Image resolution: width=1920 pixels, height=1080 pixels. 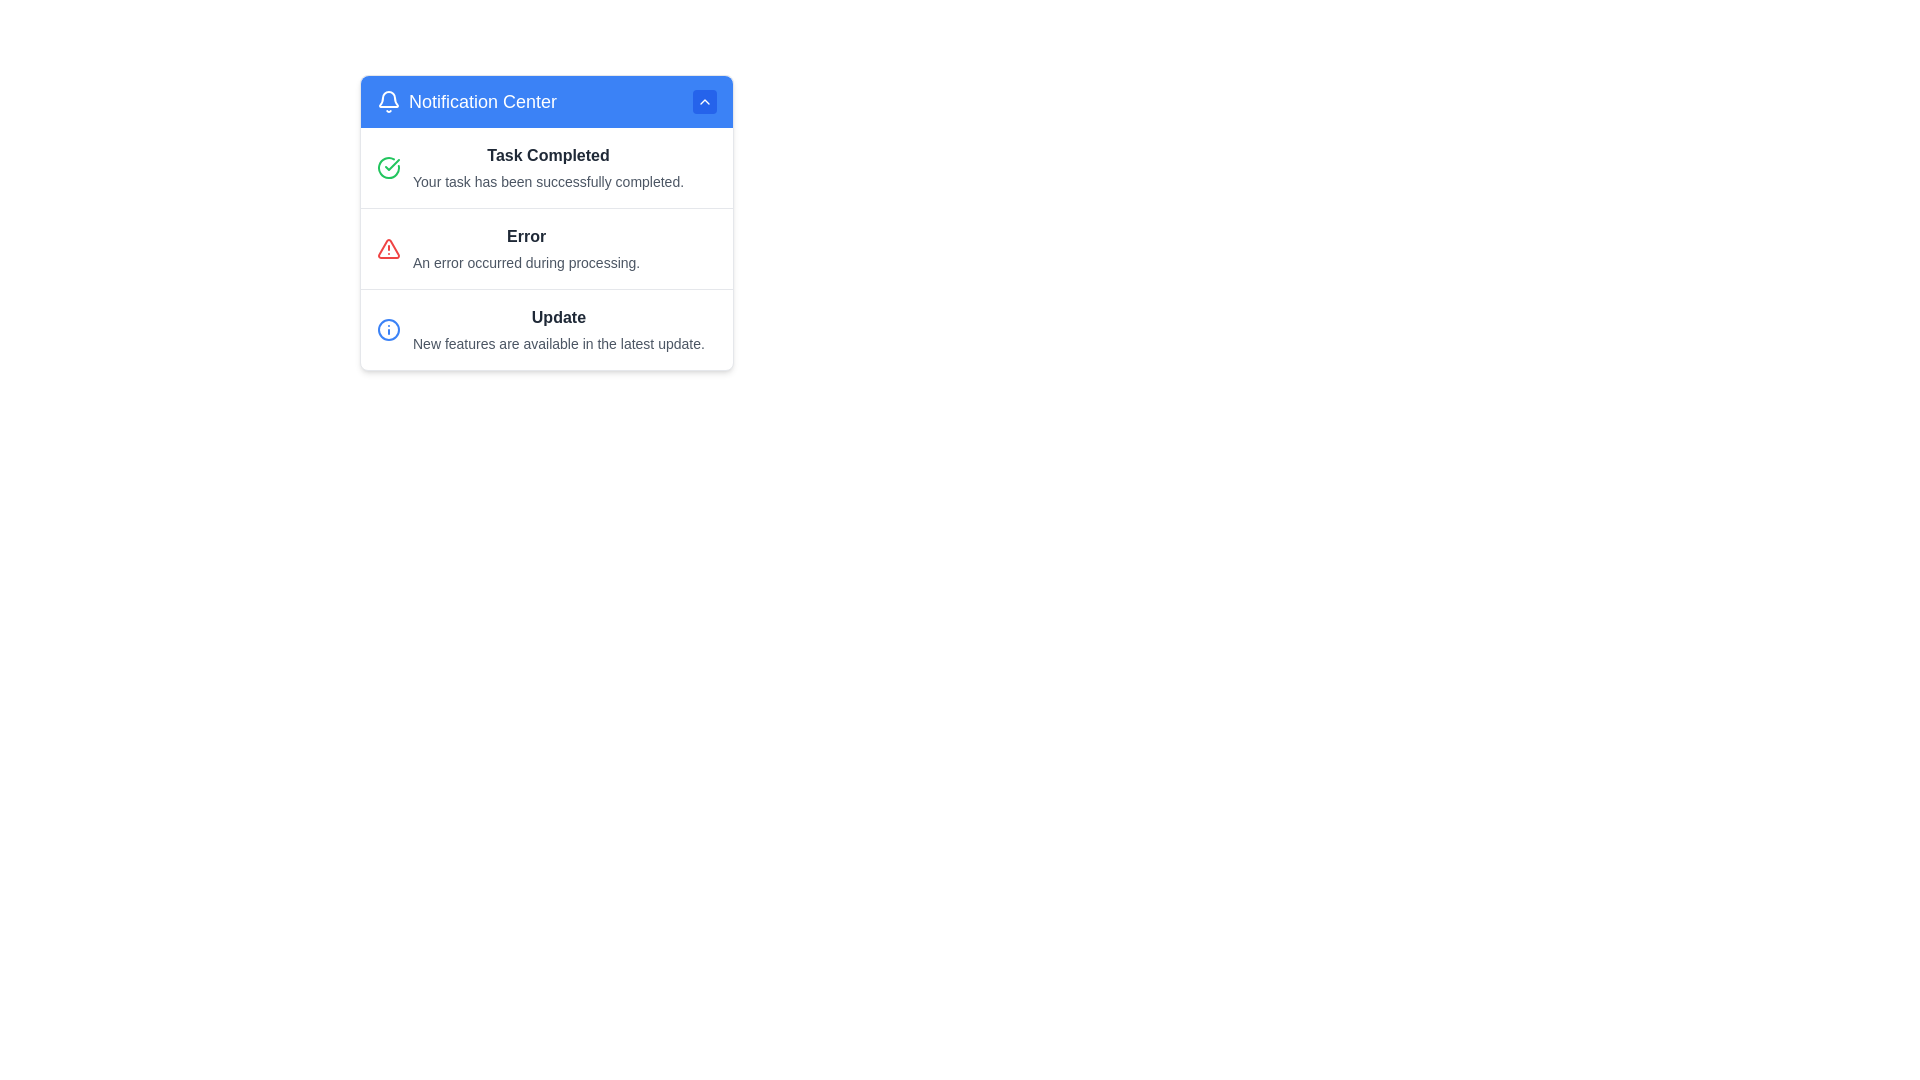 What do you see at coordinates (547, 247) in the screenshot?
I see `error message displayed in the error notification card, which has a red warning icon, a title 'Error', and a description 'An error occurred during processing.'` at bounding box center [547, 247].